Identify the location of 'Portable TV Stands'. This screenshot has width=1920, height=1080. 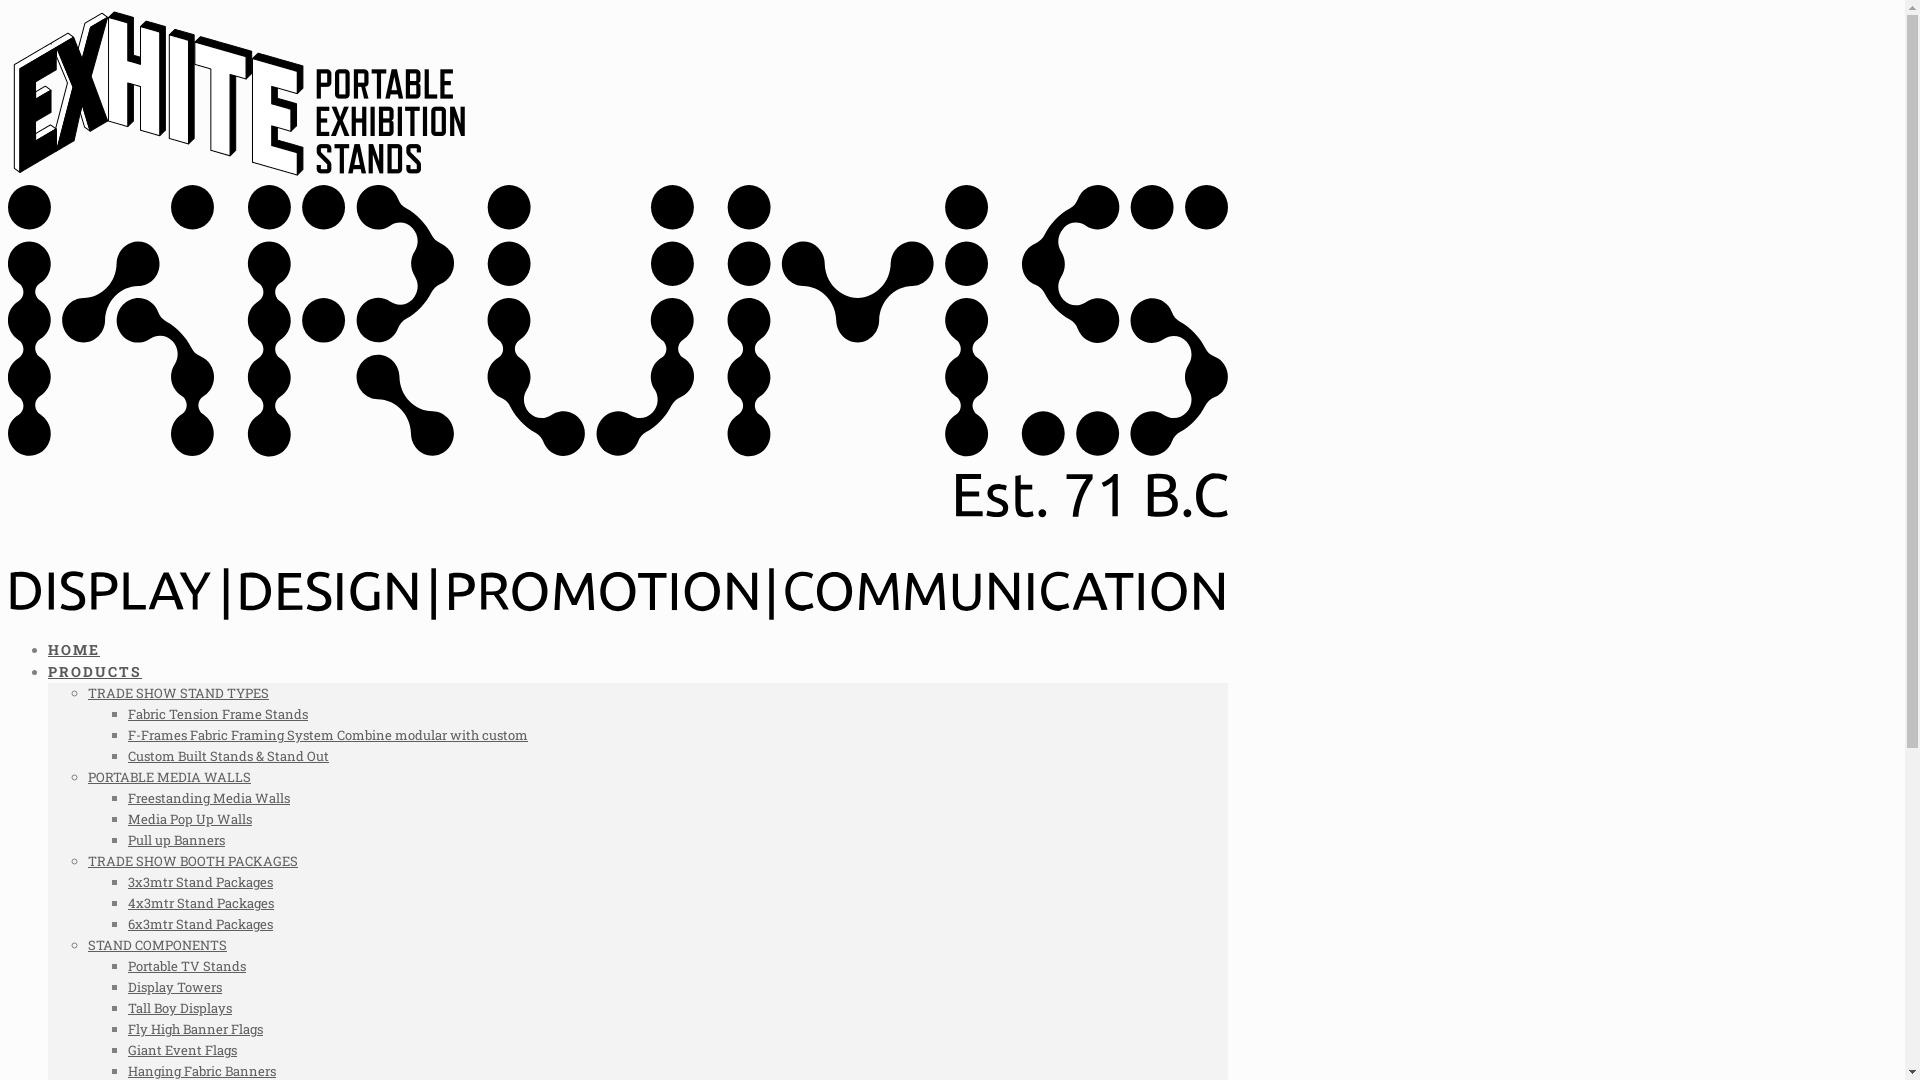
(187, 964).